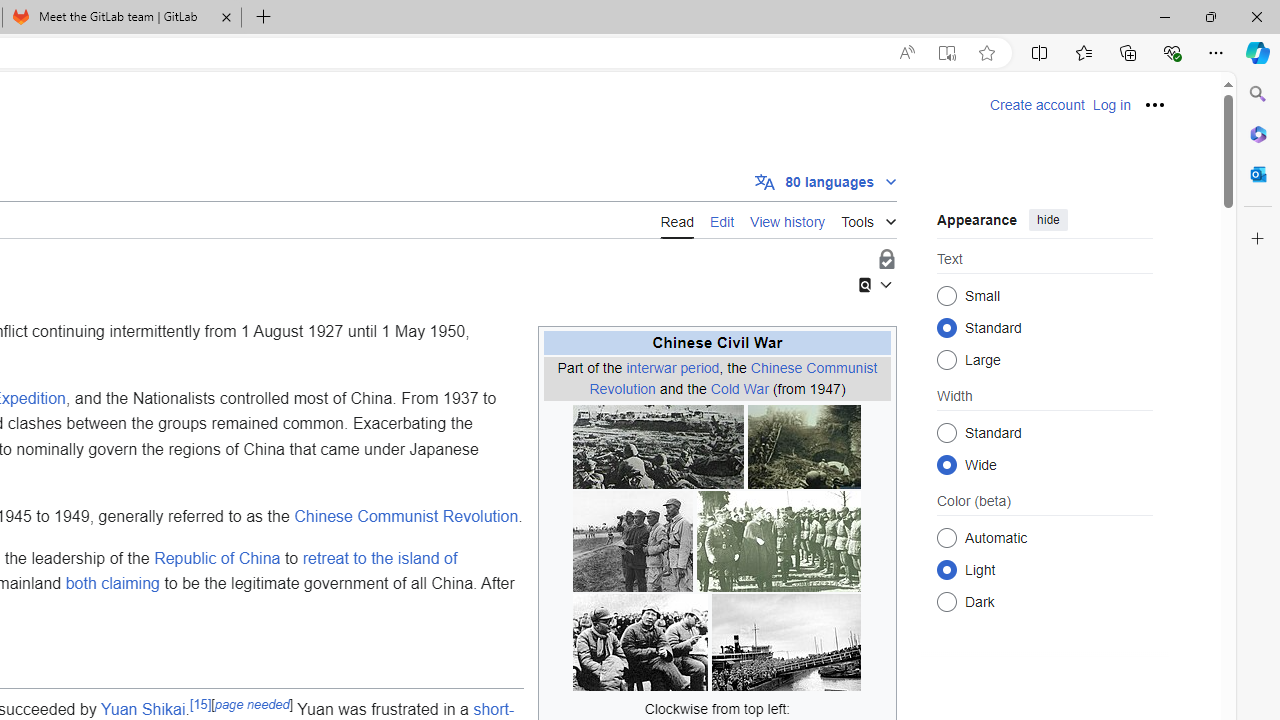 The width and height of the screenshot is (1280, 720). I want to click on 'both claiming', so click(111, 584).